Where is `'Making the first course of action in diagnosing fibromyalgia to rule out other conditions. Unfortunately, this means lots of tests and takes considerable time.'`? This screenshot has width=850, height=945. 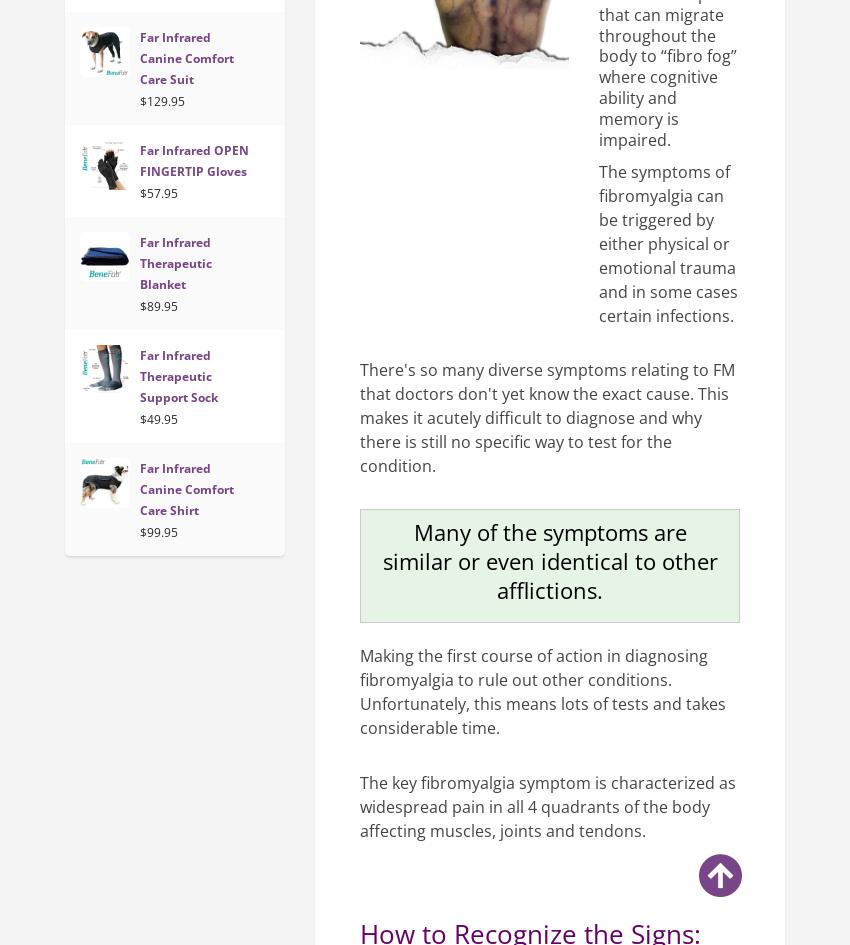 'Making the first course of action in diagnosing fibromyalgia to rule out other conditions. Unfortunately, this means lots of tests and takes considerable time.' is located at coordinates (541, 692).